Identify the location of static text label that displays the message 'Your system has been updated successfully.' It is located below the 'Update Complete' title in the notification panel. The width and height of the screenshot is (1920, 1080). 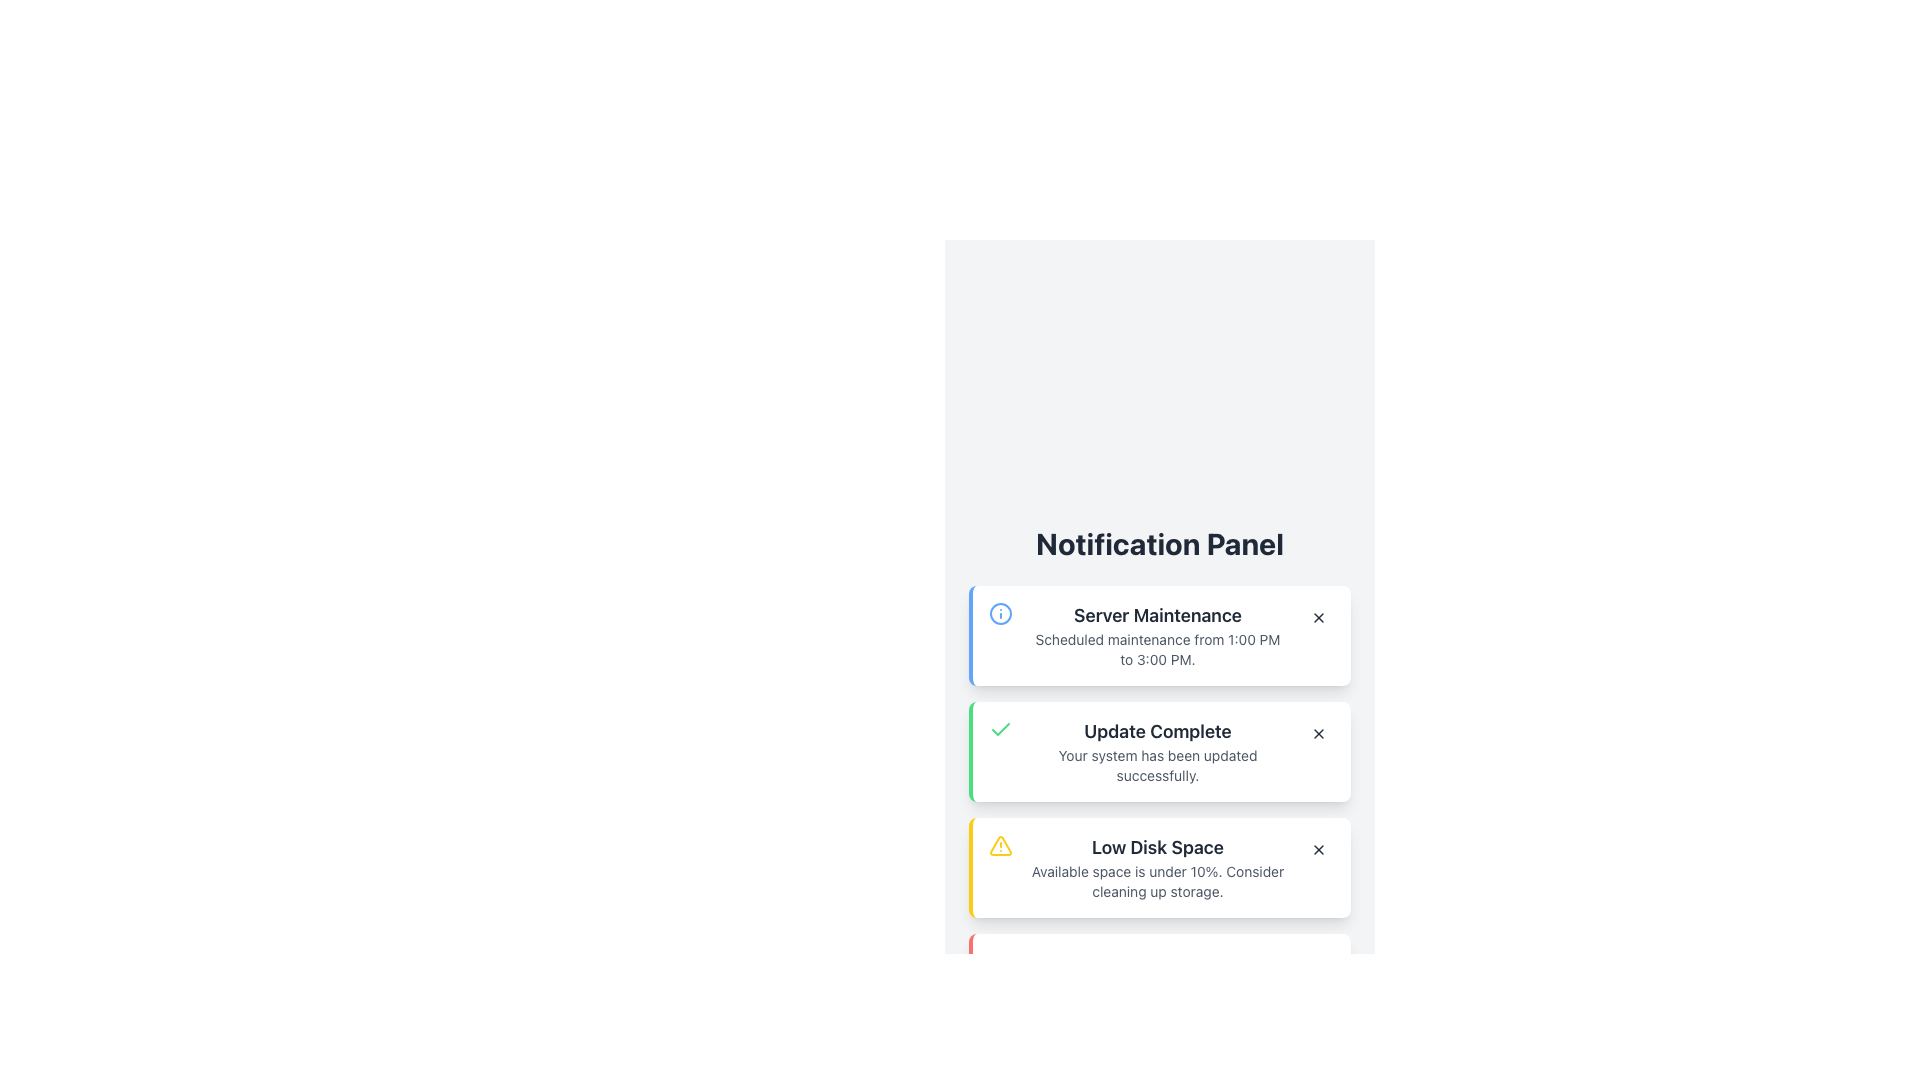
(1157, 765).